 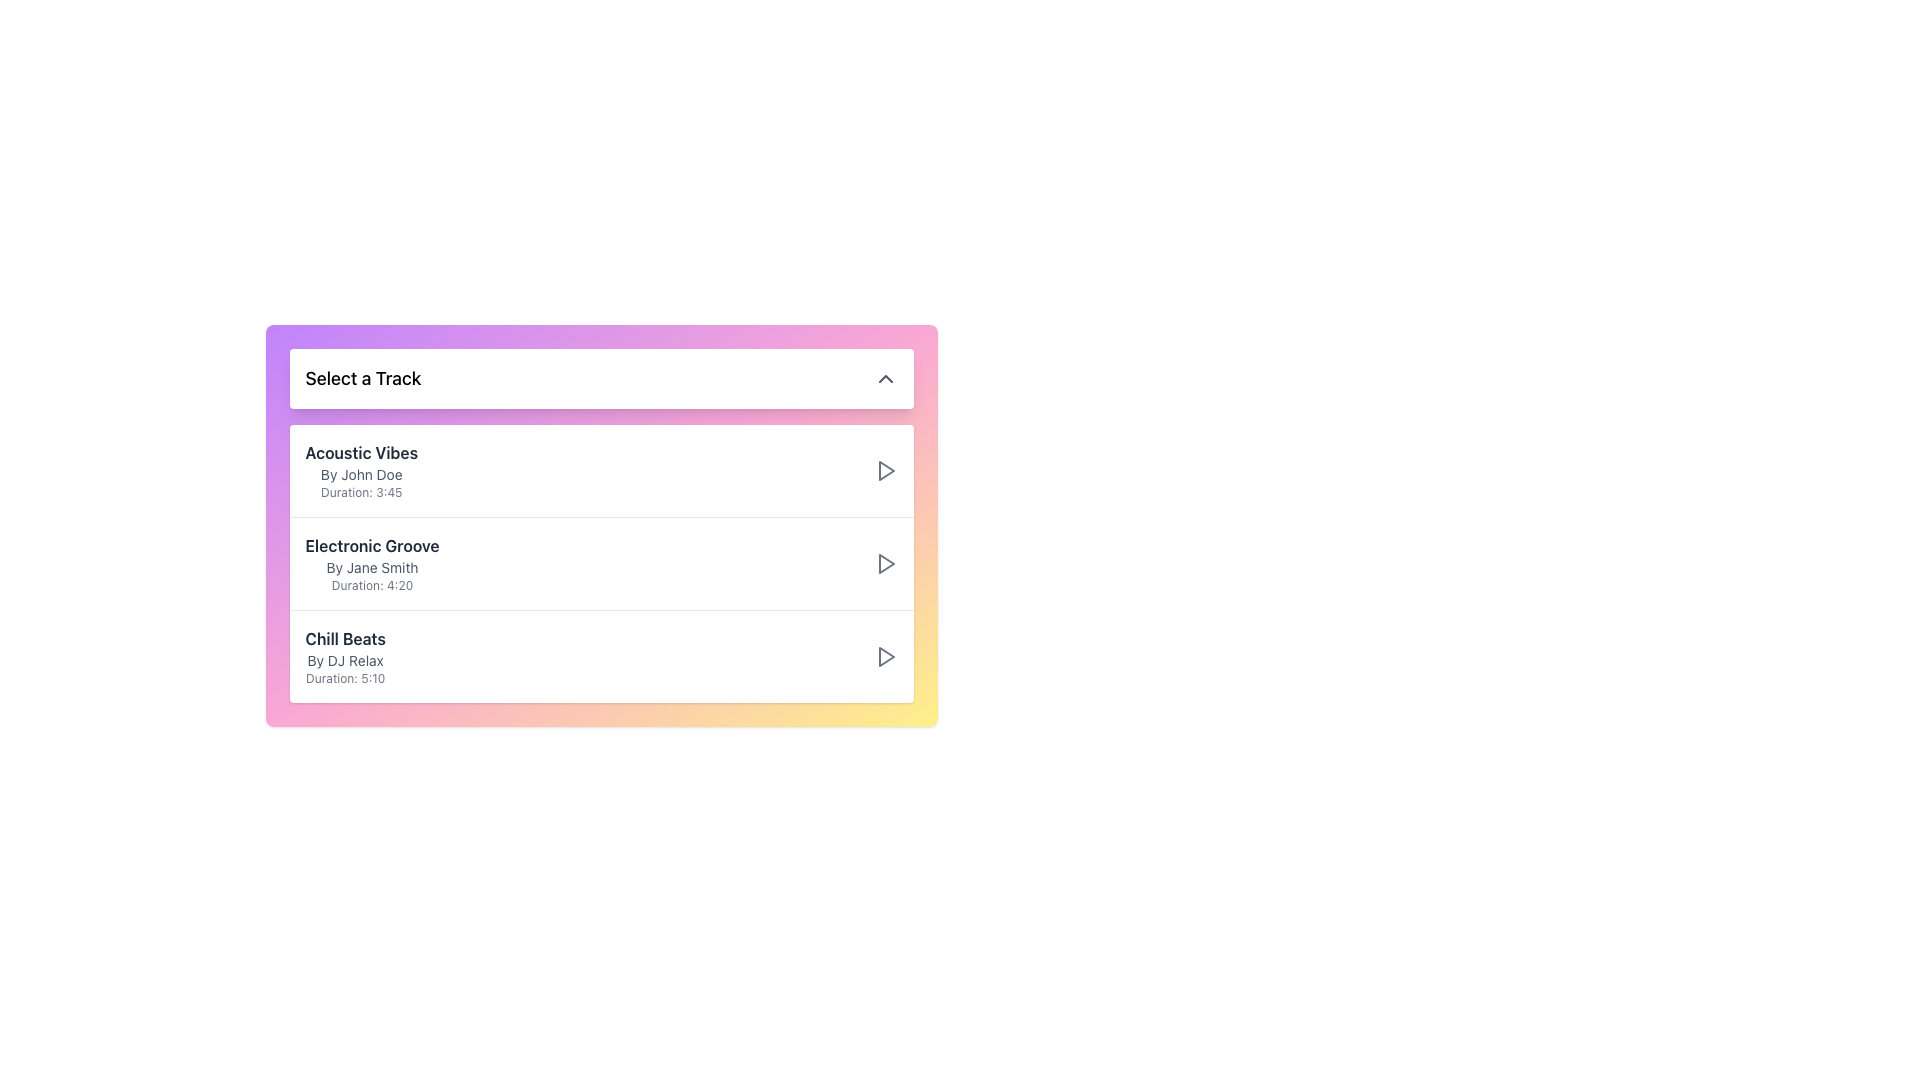 I want to click on the text label displaying 'By John Doe', which is located between 'Acoustic Vibes' and 'Duration: 3:45' in the track information section, so click(x=361, y=474).